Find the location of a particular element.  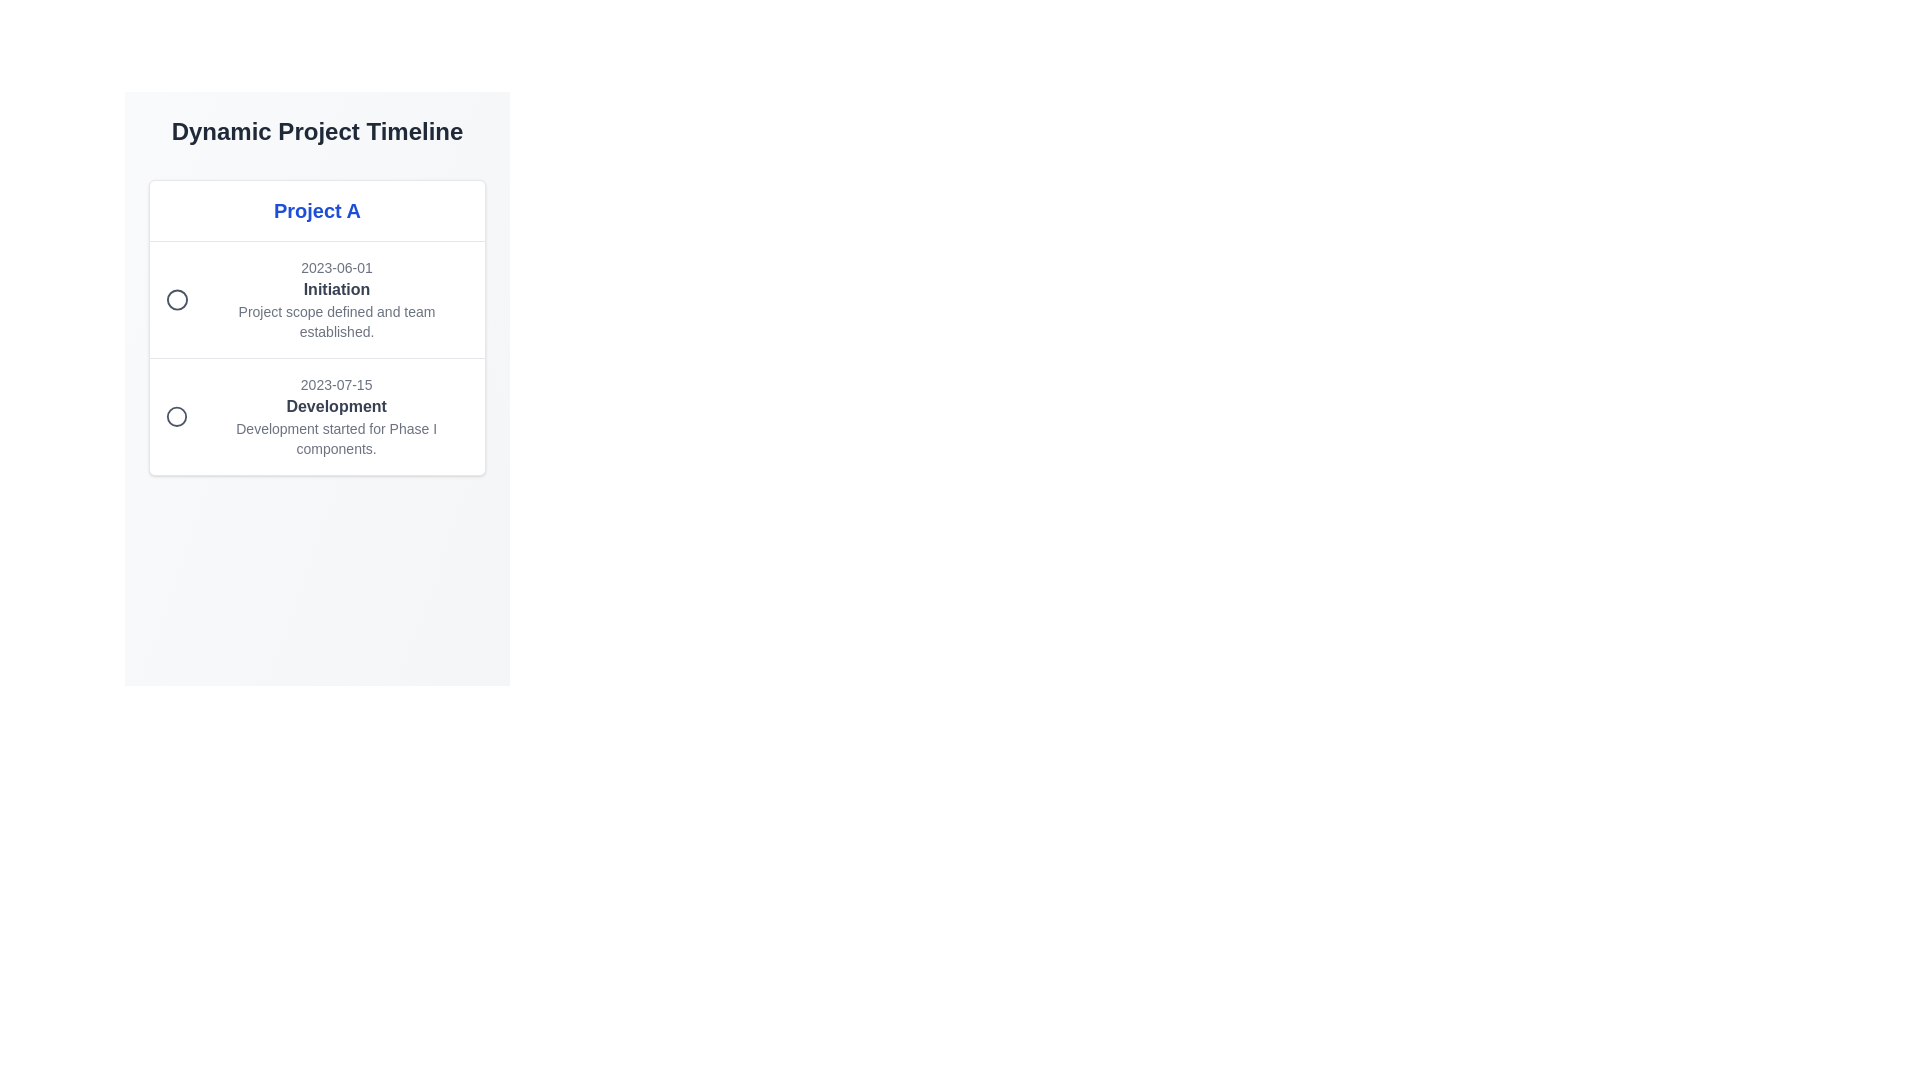

the SVG circle that serves as a graphical marker in the timeline for the '2023-06-01 Initiation' milestone under 'Project A' is located at coordinates (177, 415).